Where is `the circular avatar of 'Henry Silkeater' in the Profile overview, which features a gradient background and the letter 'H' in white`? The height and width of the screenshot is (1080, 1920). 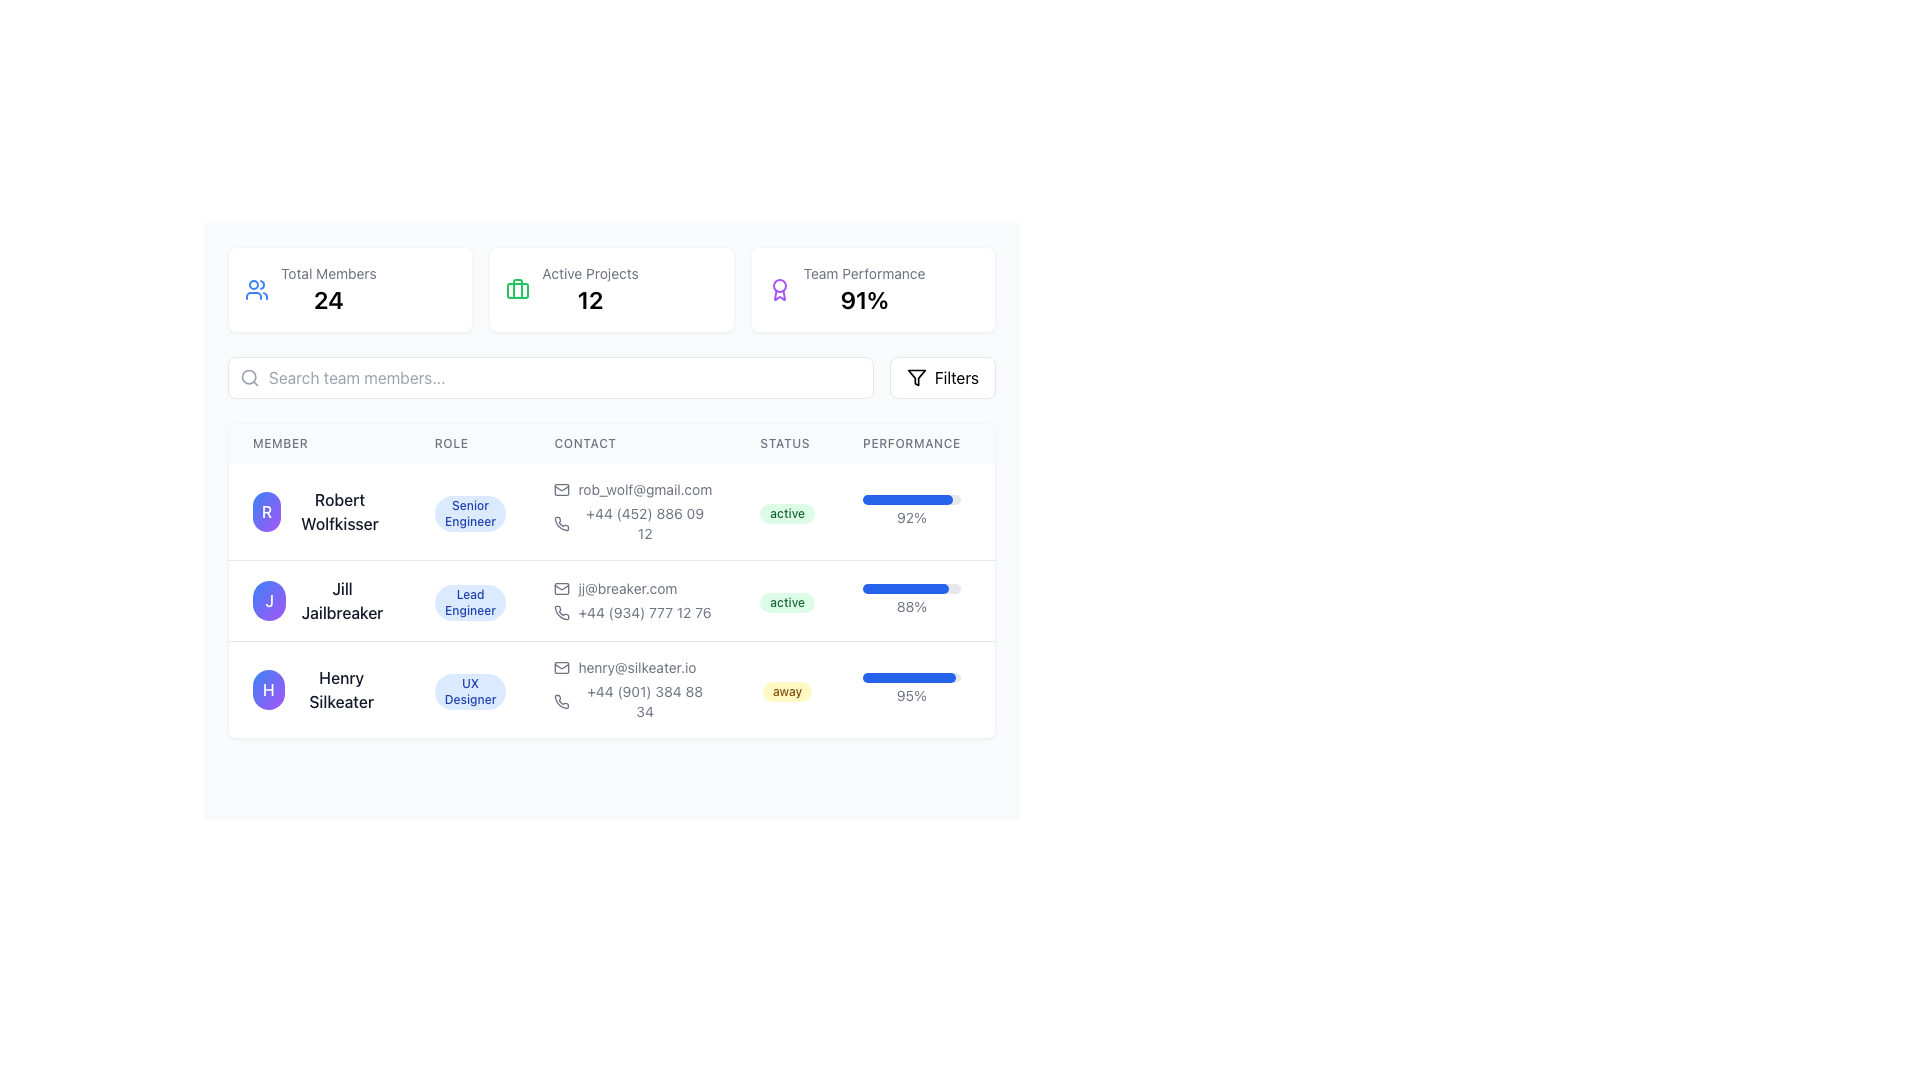
the circular avatar of 'Henry Silkeater' in the Profile overview, which features a gradient background and the letter 'H' in white is located at coordinates (318, 689).